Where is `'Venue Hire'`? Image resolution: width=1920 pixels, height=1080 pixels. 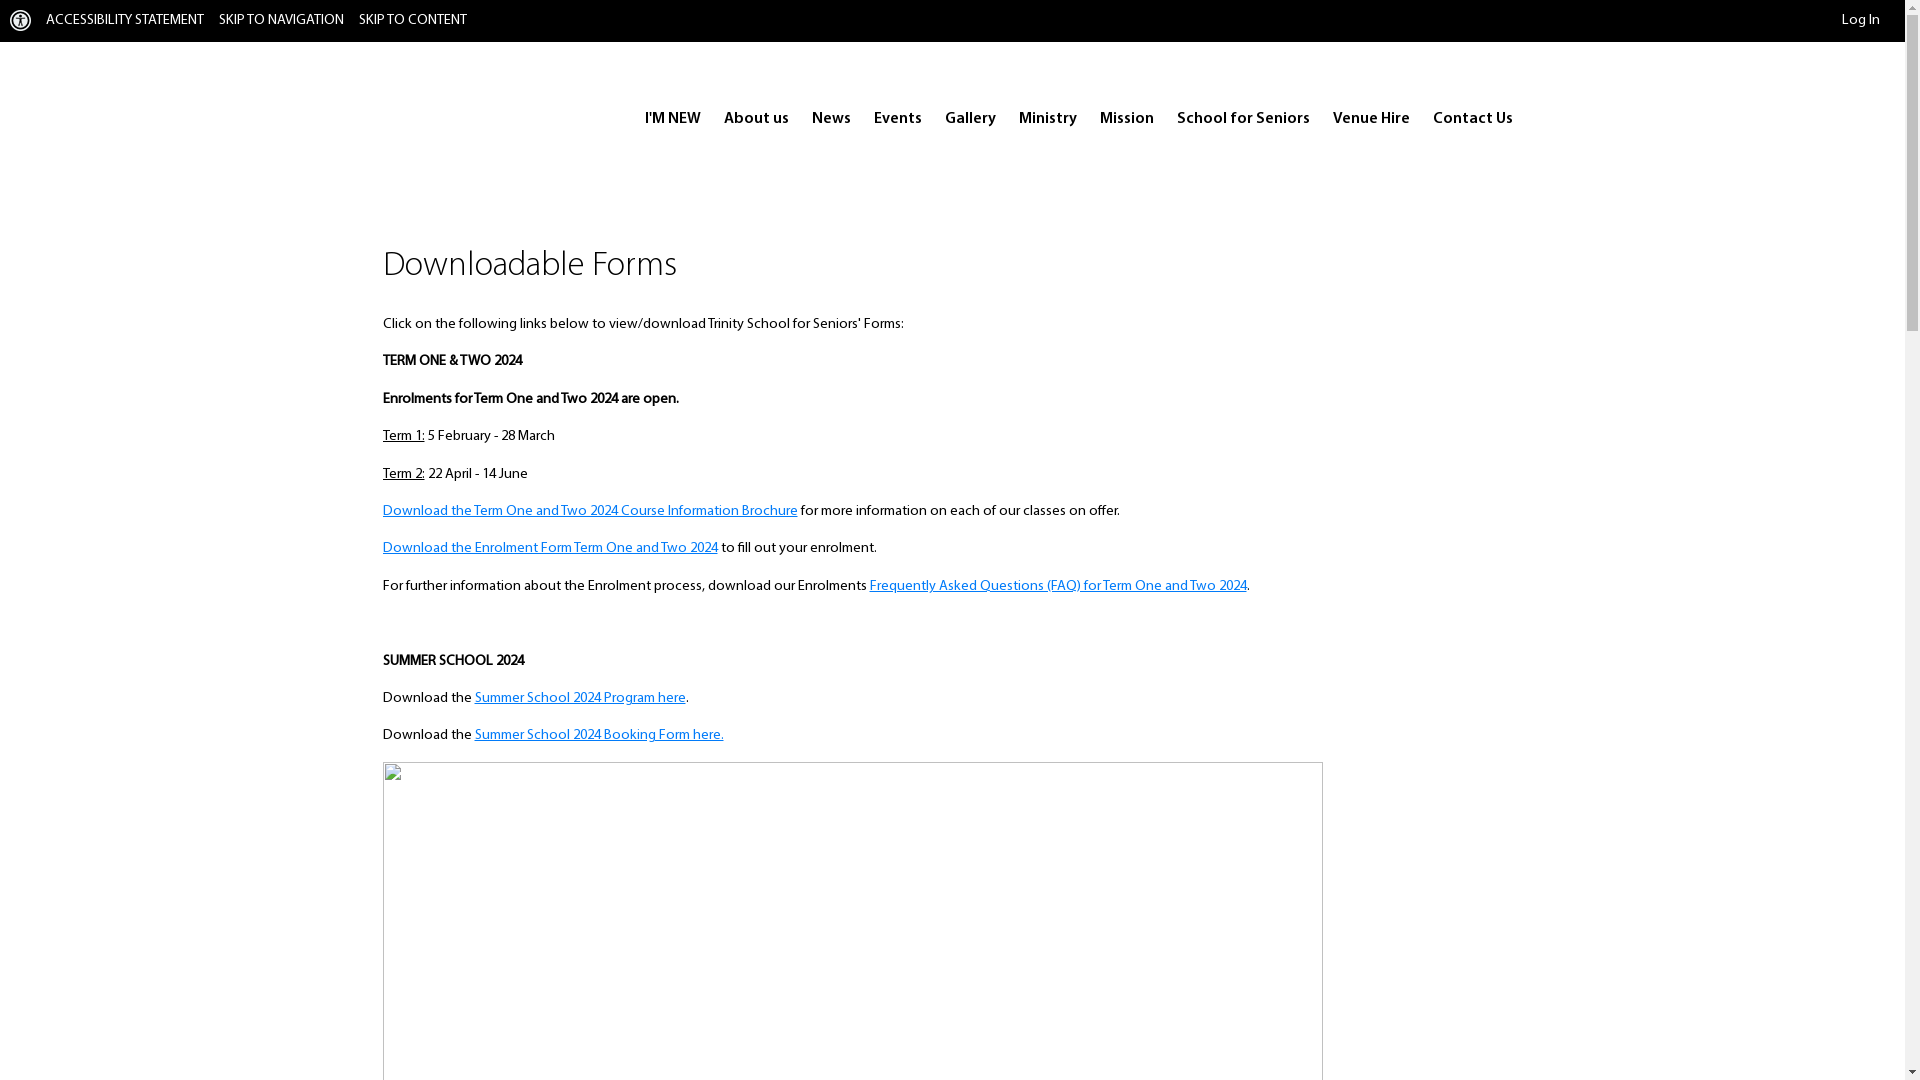
'Venue Hire' is located at coordinates (1369, 119).